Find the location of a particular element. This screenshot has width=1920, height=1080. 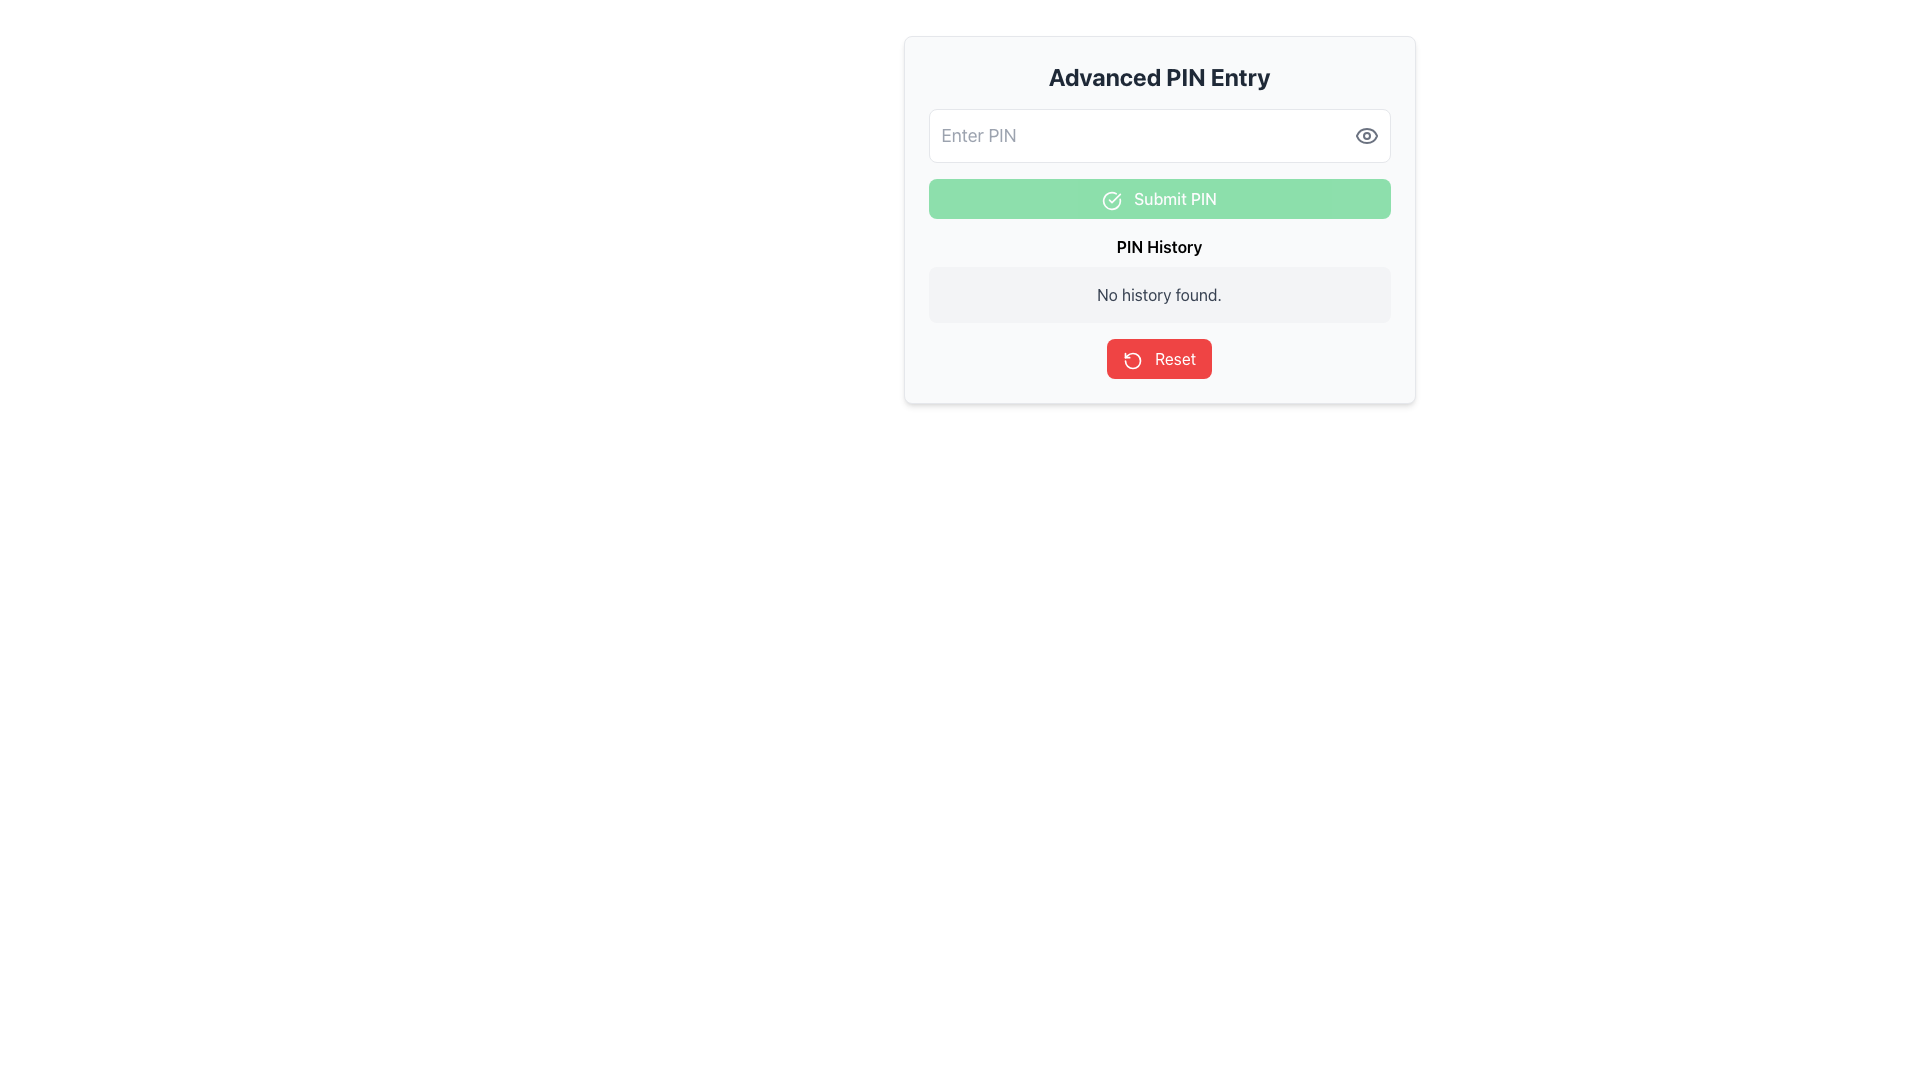

the circular green icon with a white checkmark located to the left of the 'Submit PIN' text within the green button is located at coordinates (1111, 200).